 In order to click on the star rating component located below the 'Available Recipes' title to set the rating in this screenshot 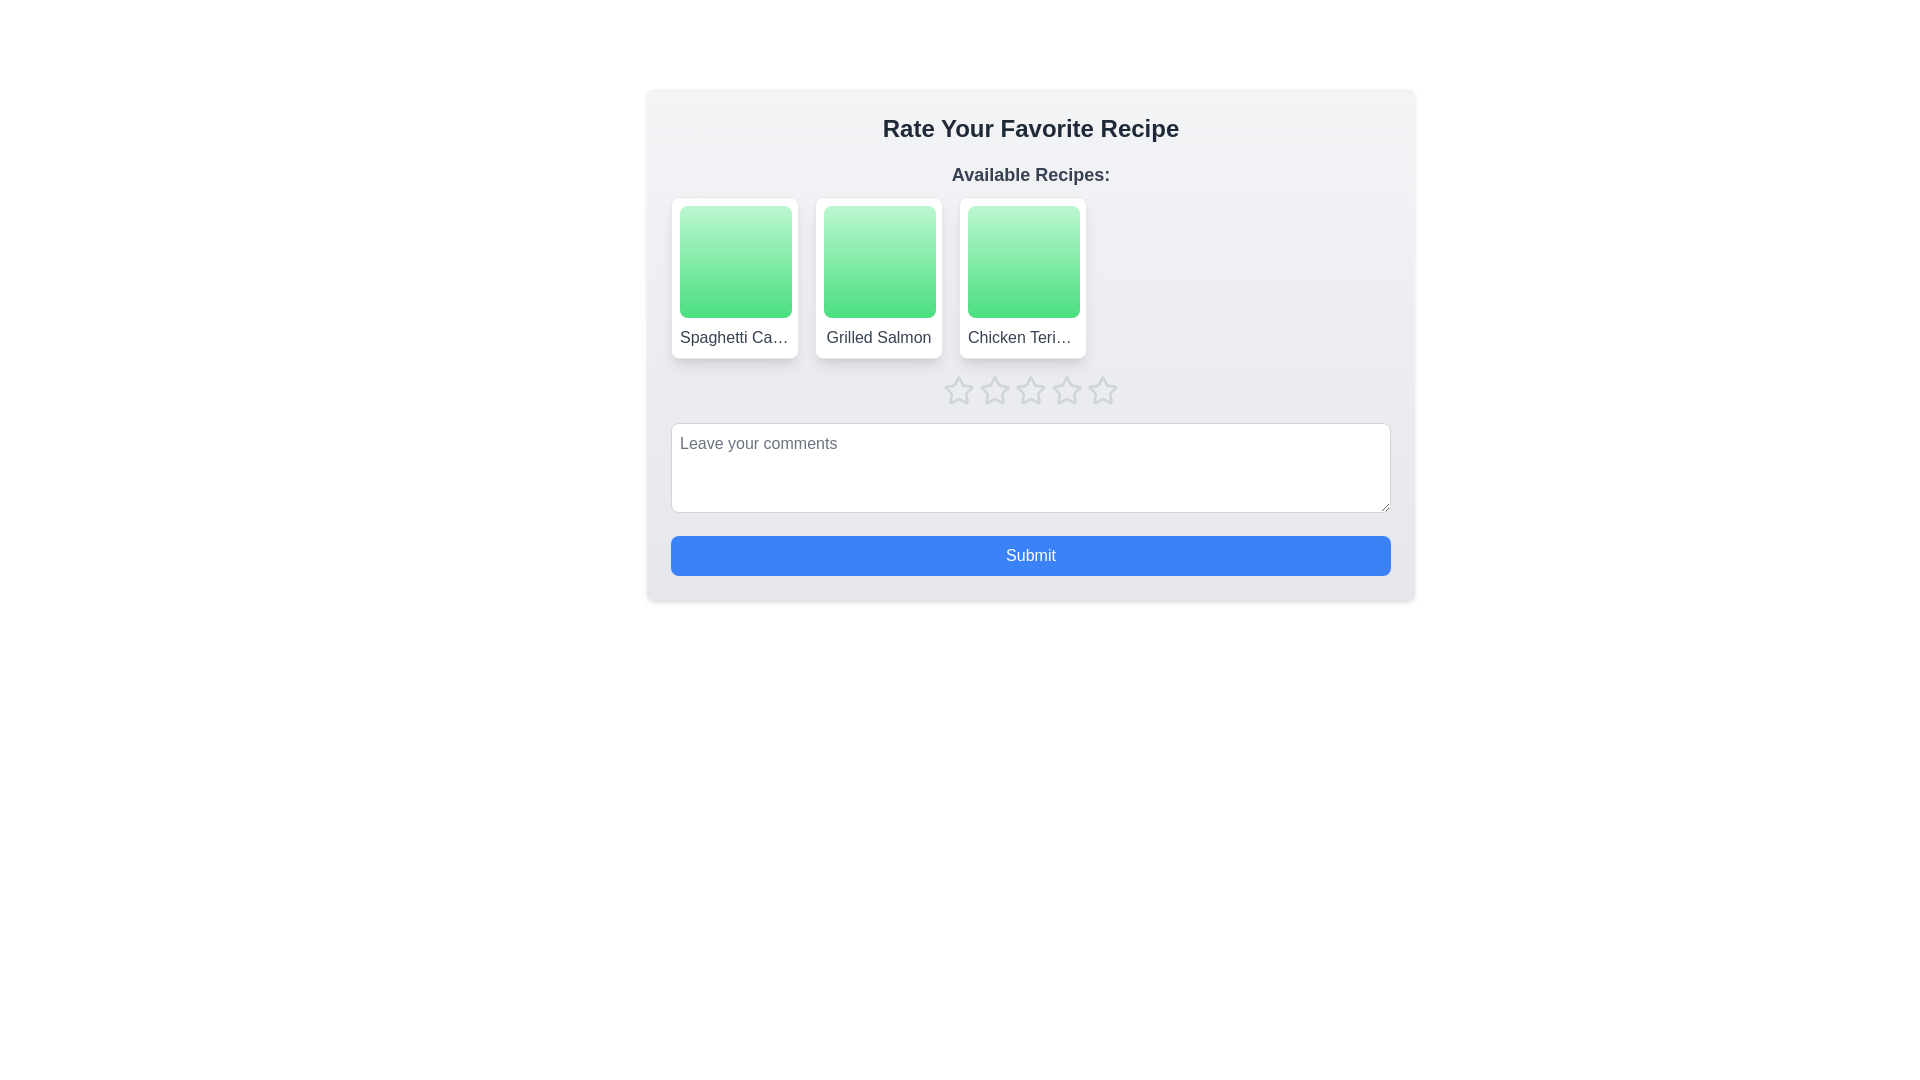, I will do `click(1031, 390)`.